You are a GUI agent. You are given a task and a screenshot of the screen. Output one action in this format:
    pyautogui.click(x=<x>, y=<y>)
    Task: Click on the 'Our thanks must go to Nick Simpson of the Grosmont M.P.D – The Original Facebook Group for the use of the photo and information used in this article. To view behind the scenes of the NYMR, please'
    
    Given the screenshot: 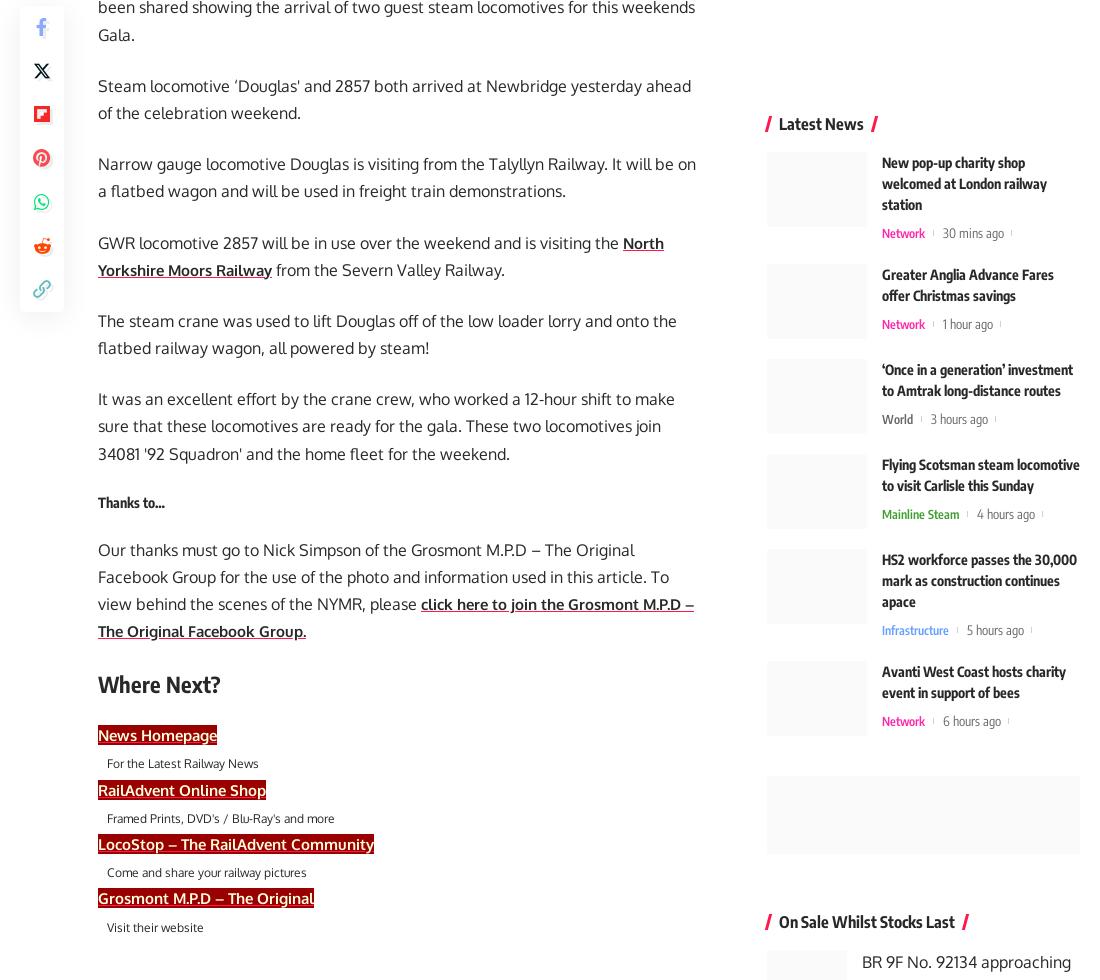 What is the action you would take?
    pyautogui.click(x=383, y=582)
    